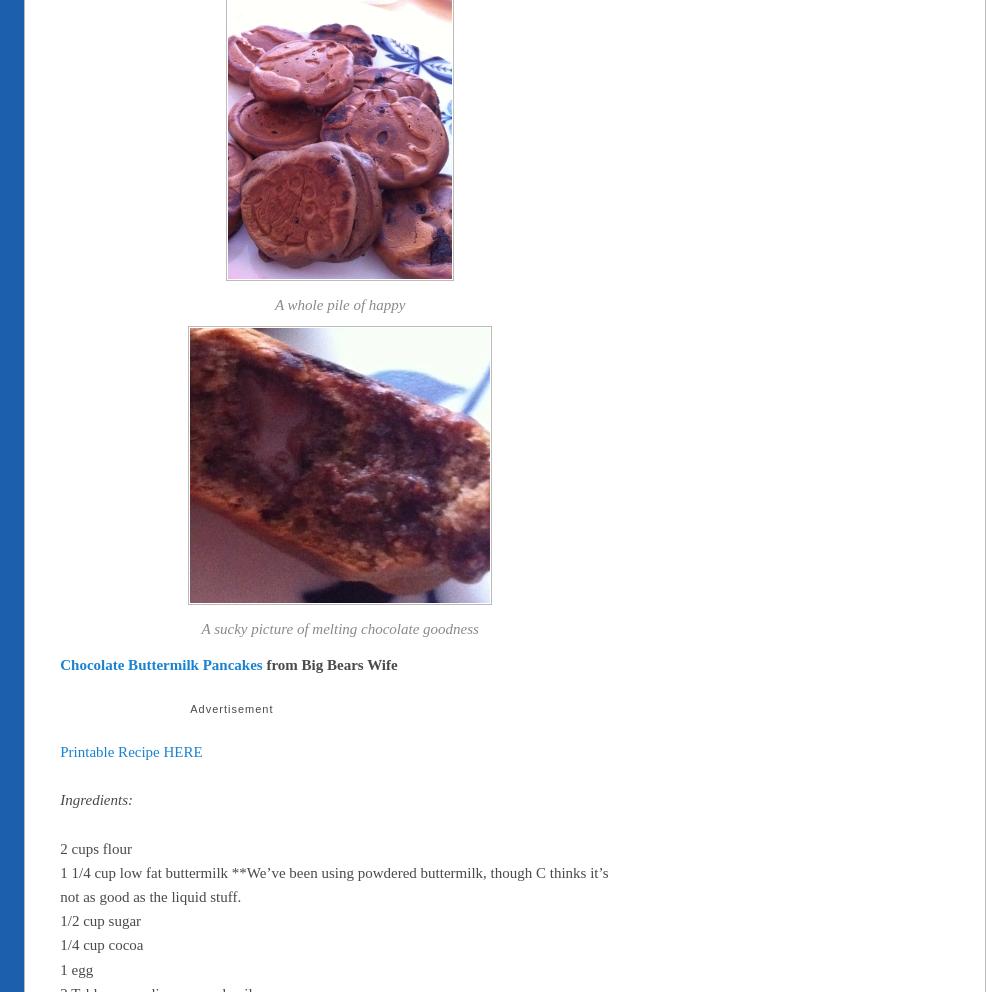 The image size is (986, 992). Describe the element at coordinates (59, 800) in the screenshot. I see `'Ingredients:'` at that location.